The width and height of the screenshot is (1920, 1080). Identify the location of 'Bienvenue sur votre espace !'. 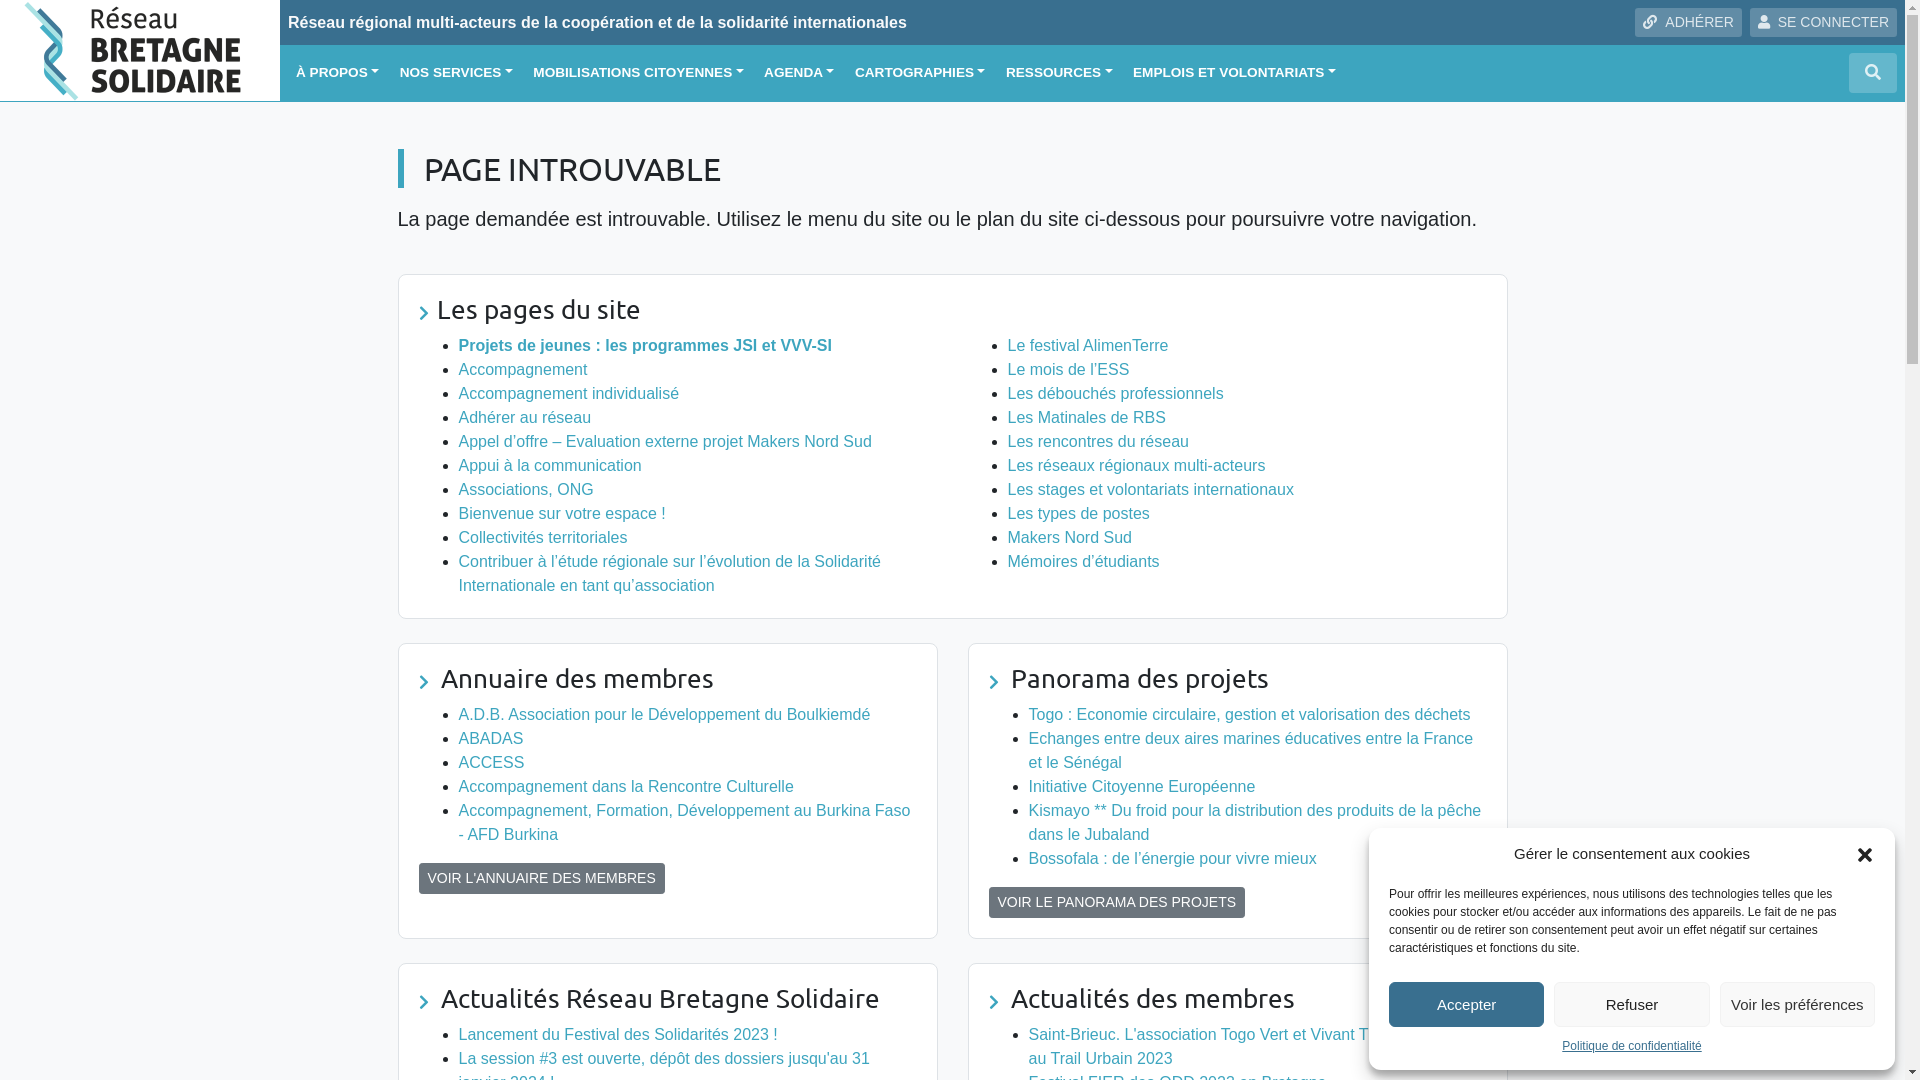
(560, 512).